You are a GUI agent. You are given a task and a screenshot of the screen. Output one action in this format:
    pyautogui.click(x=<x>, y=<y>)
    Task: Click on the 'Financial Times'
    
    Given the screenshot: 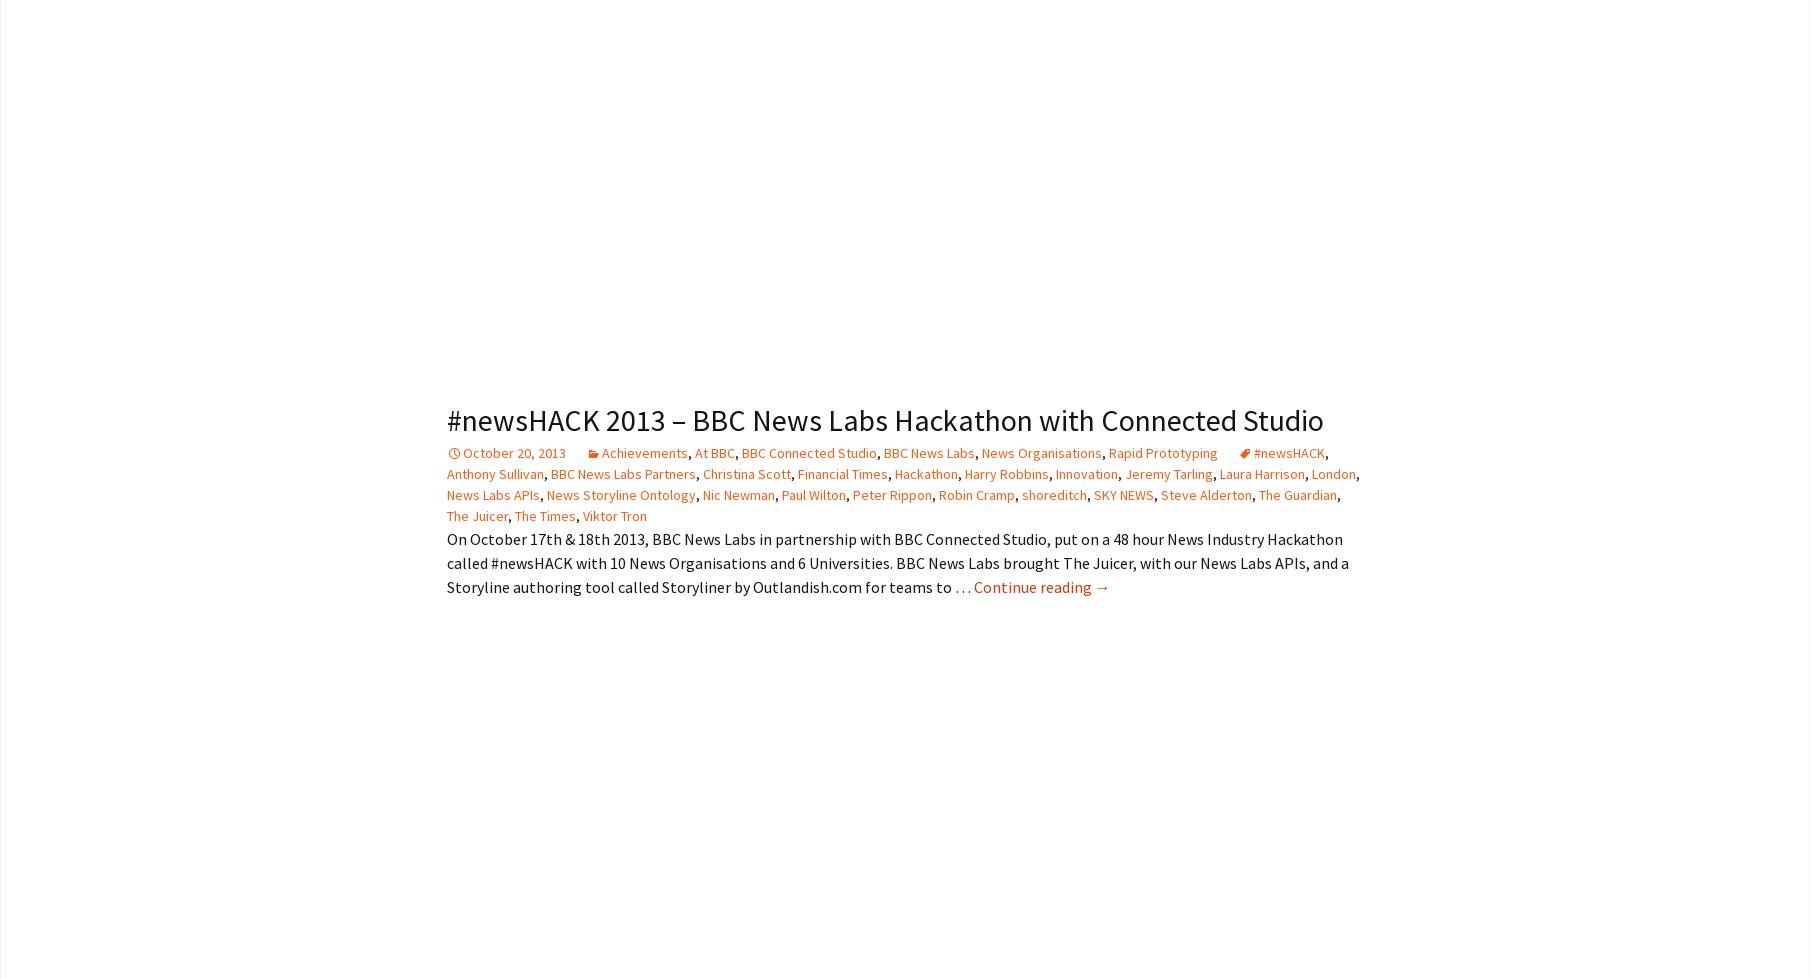 What is the action you would take?
    pyautogui.click(x=841, y=471)
    